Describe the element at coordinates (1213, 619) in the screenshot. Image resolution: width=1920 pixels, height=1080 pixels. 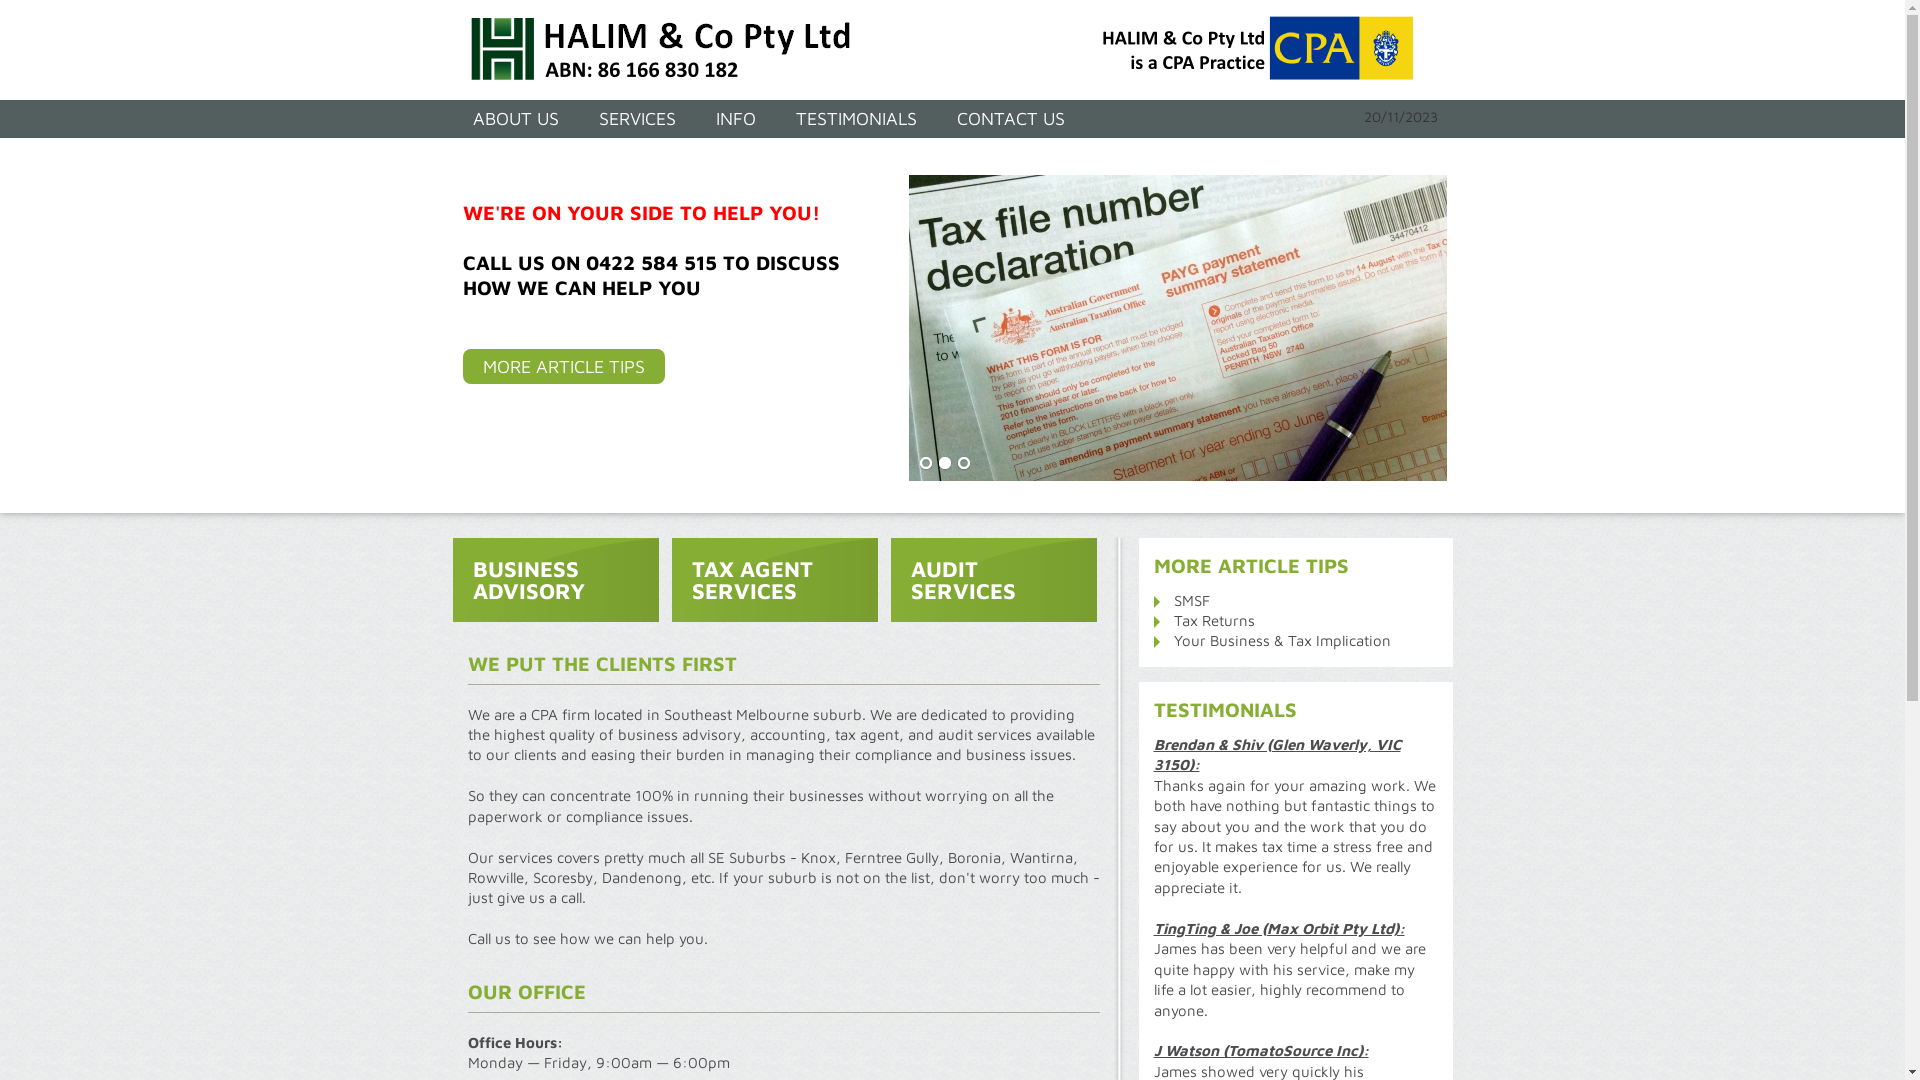
I see `'Tax Returns'` at that location.